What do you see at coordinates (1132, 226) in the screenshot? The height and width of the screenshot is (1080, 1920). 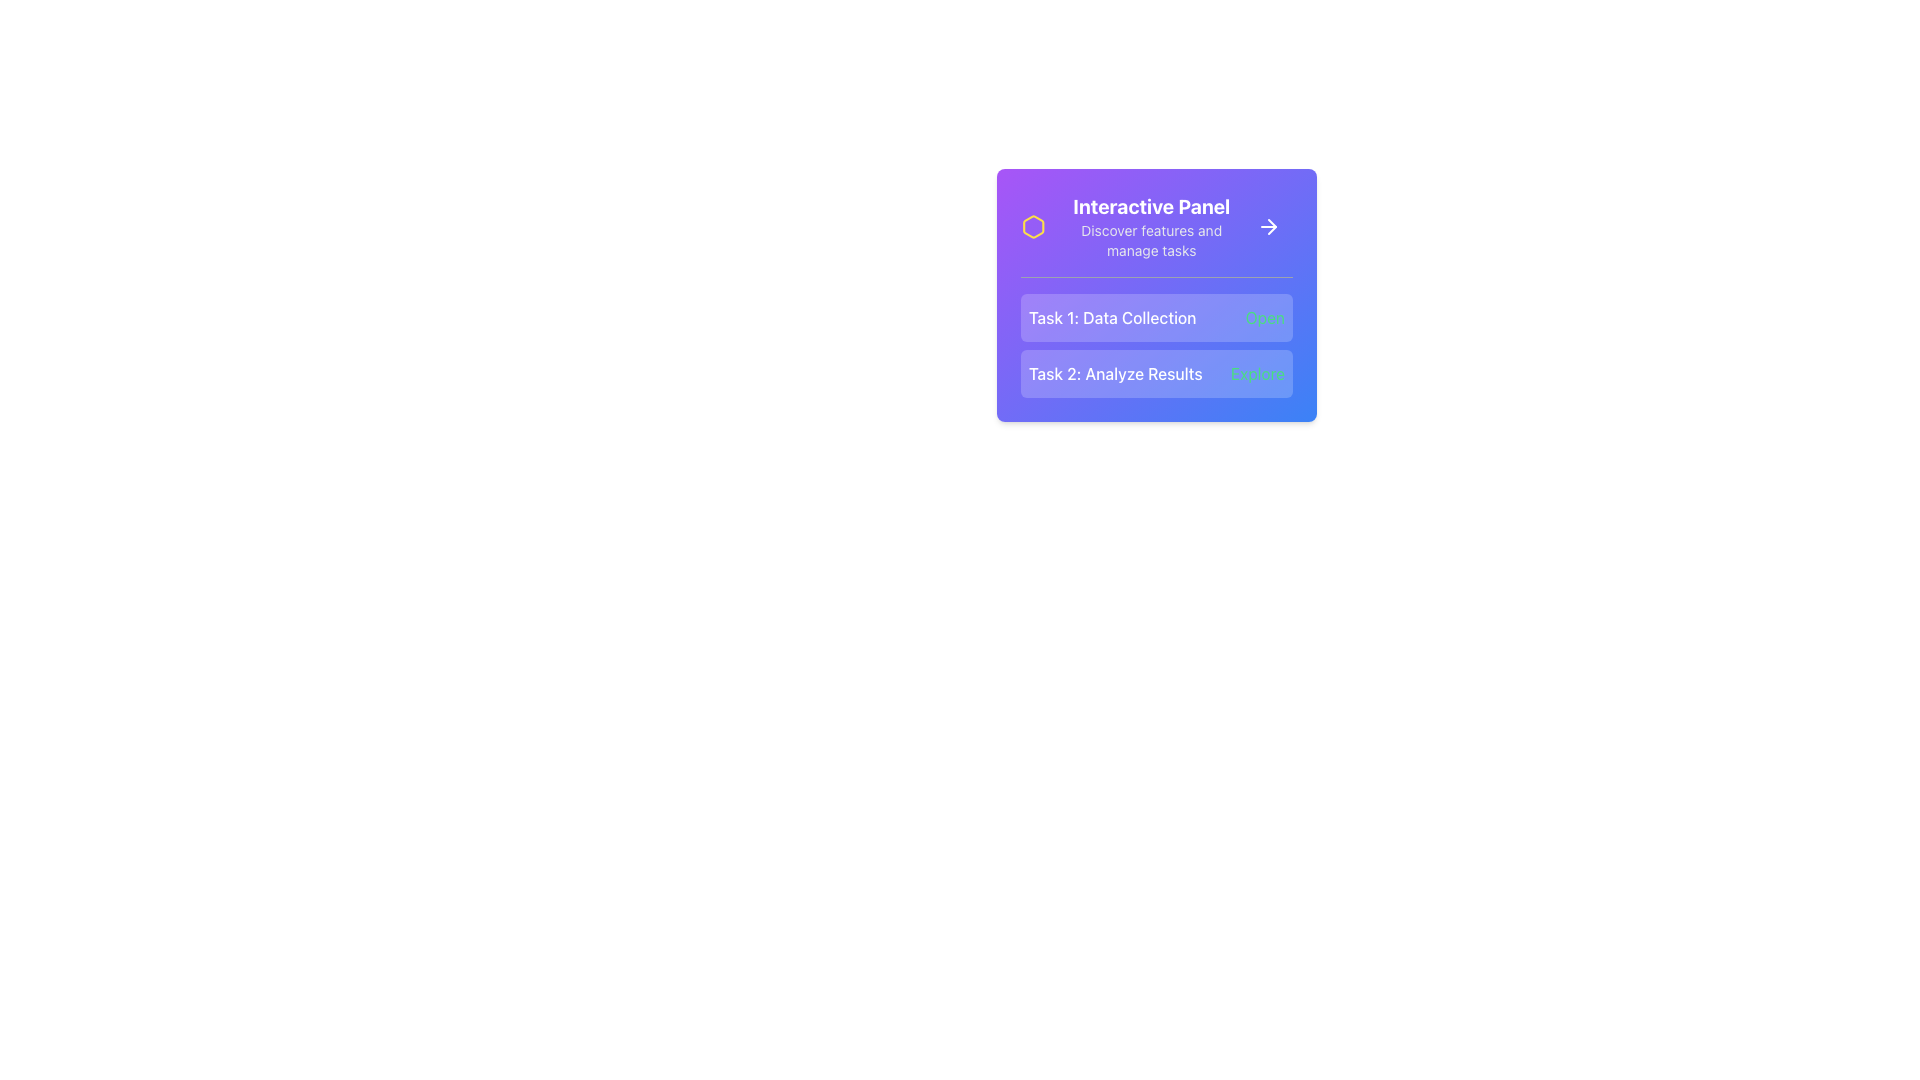 I see `the section header located in the top section of the purple gradient box, which is left-aligned and adjacent to the yellow hexagonal icon` at bounding box center [1132, 226].